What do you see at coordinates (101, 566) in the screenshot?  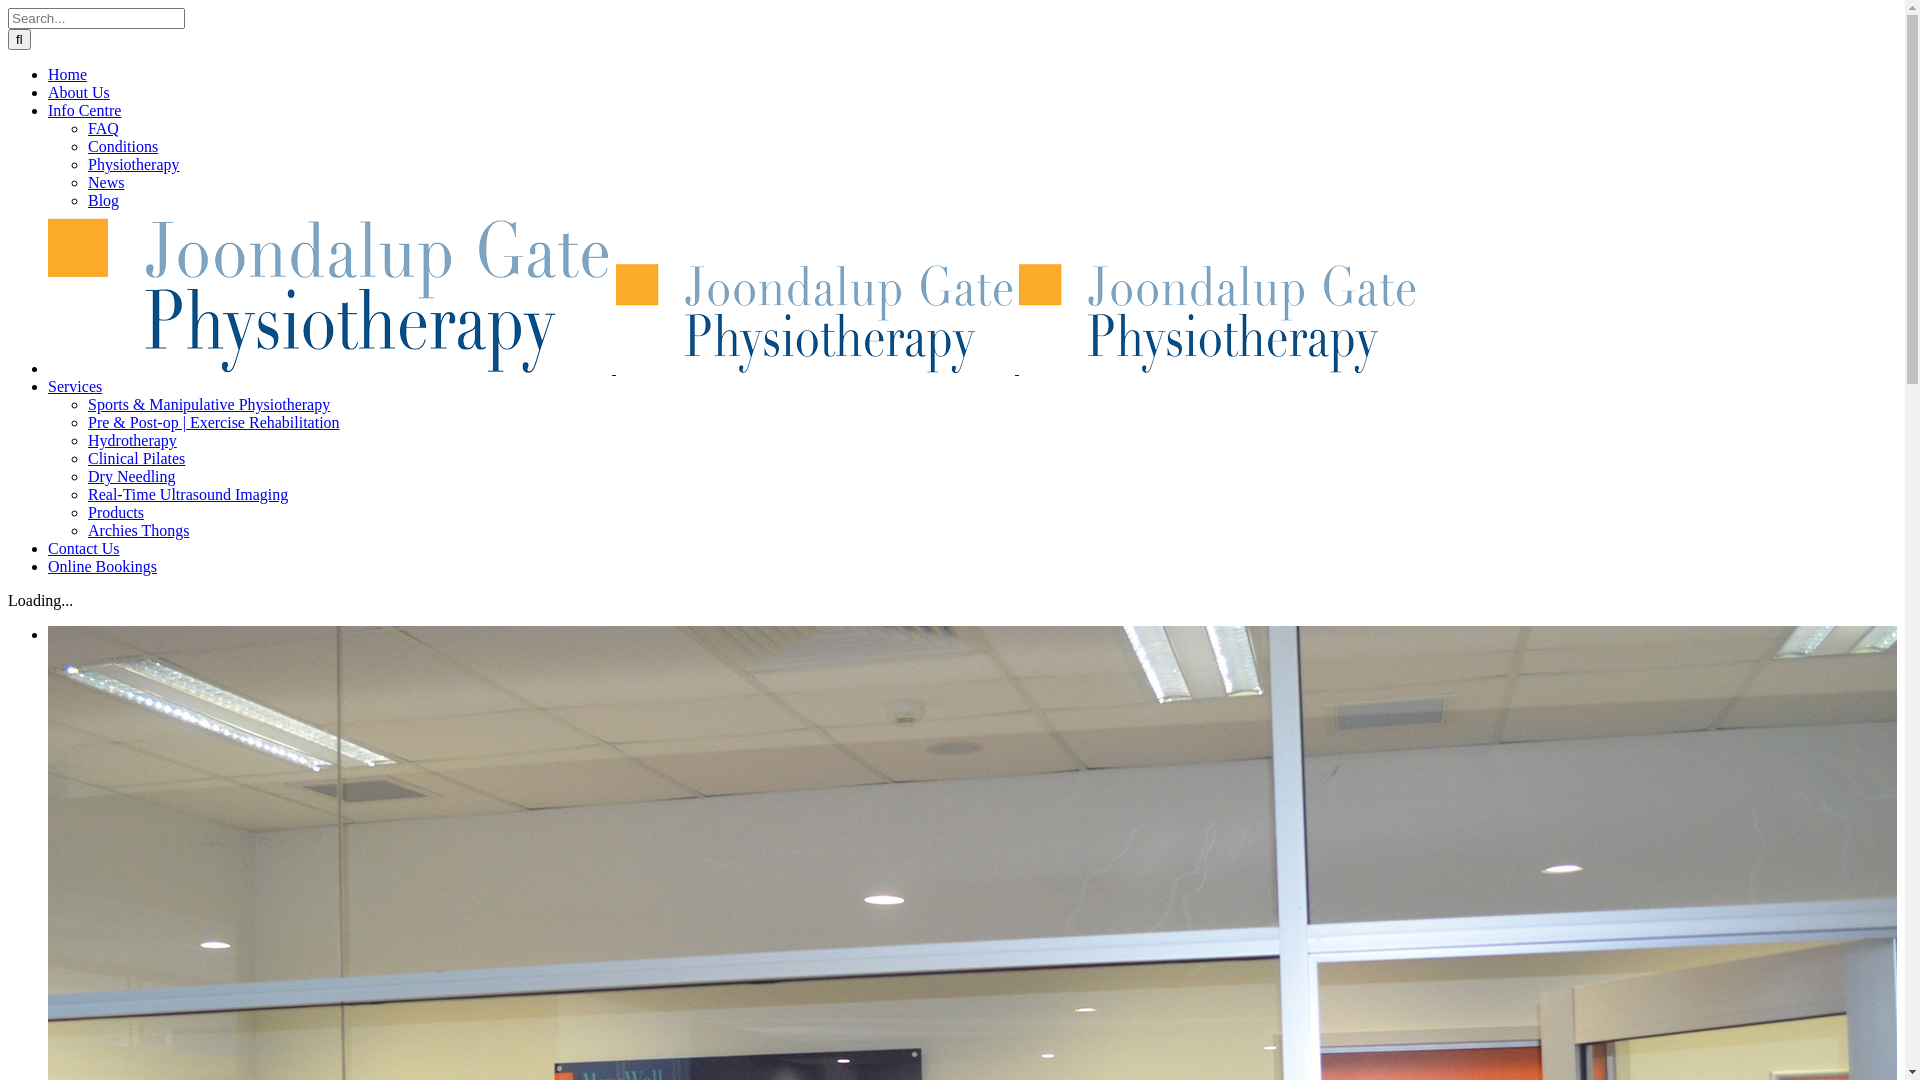 I see `'Online Bookings'` at bounding box center [101, 566].